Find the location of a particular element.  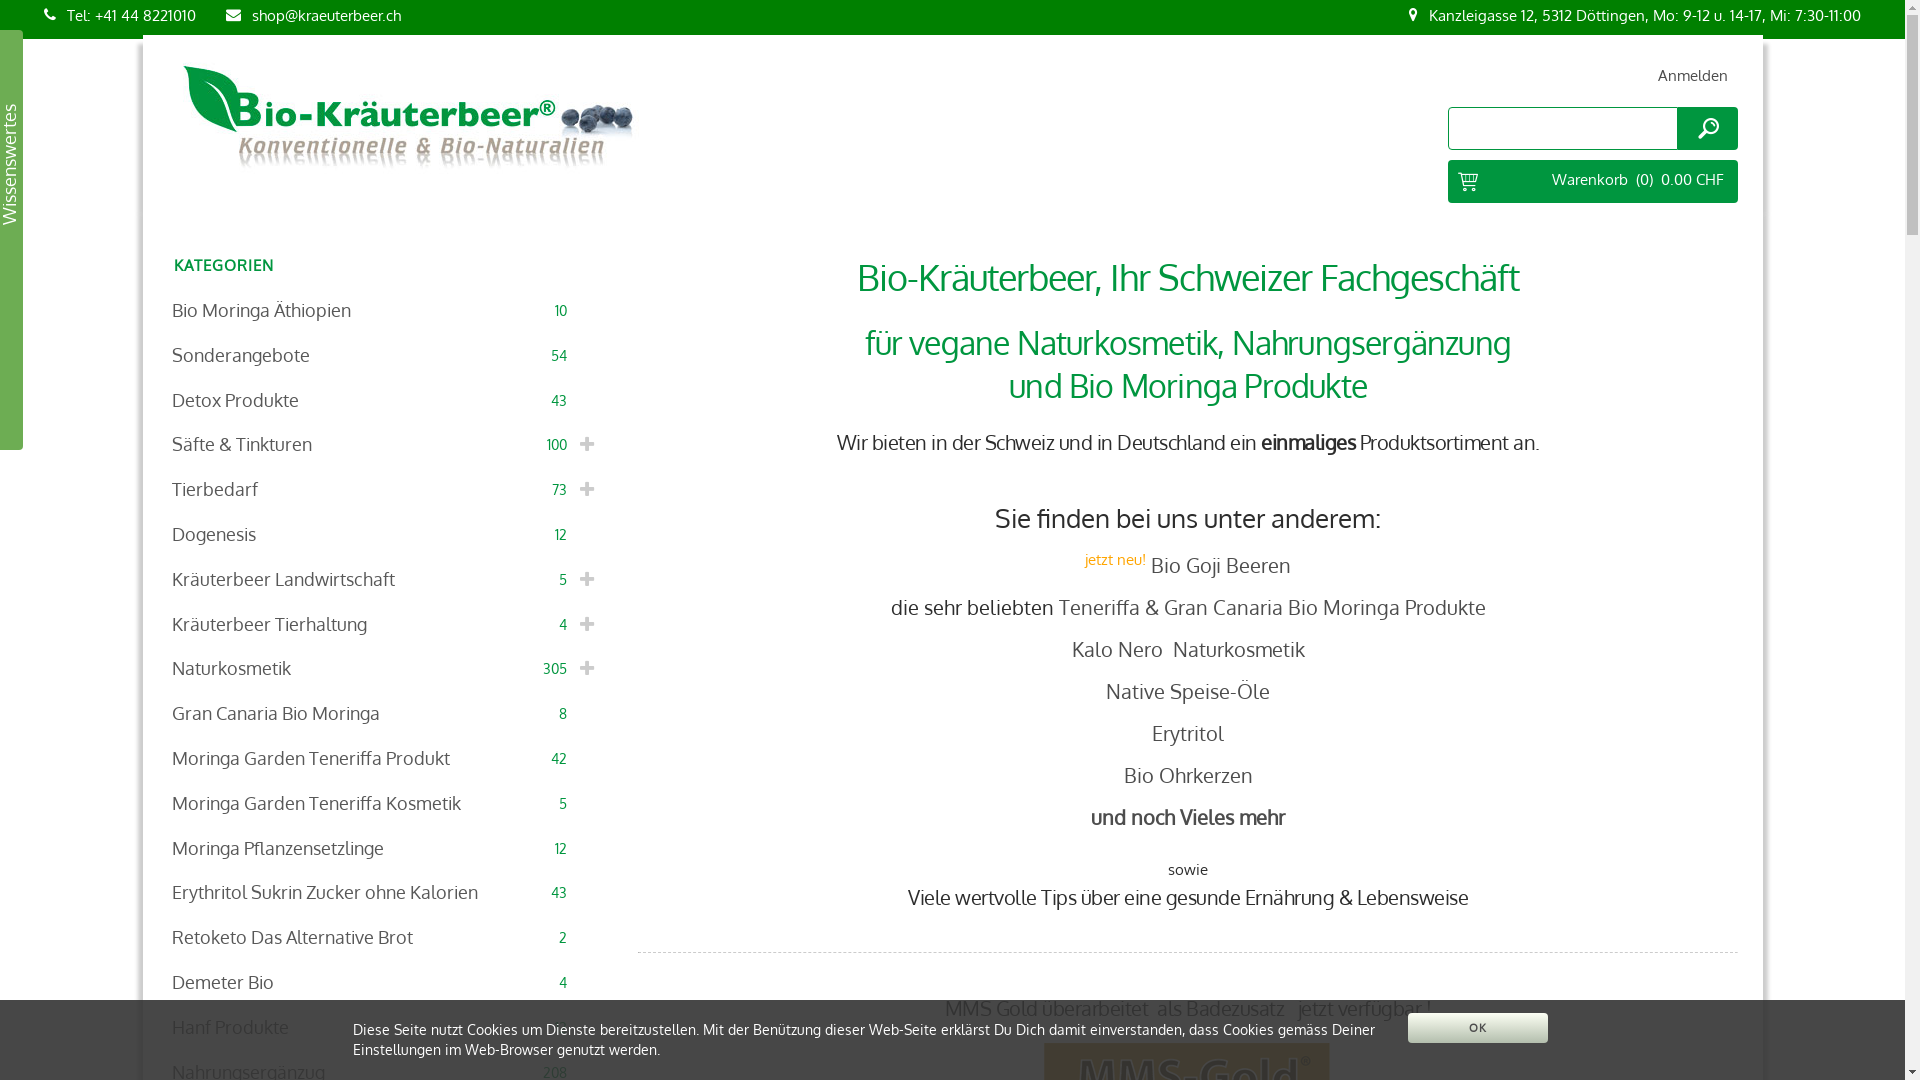

'Kalo Nero  Naturkosmetik' is located at coordinates (1188, 648).